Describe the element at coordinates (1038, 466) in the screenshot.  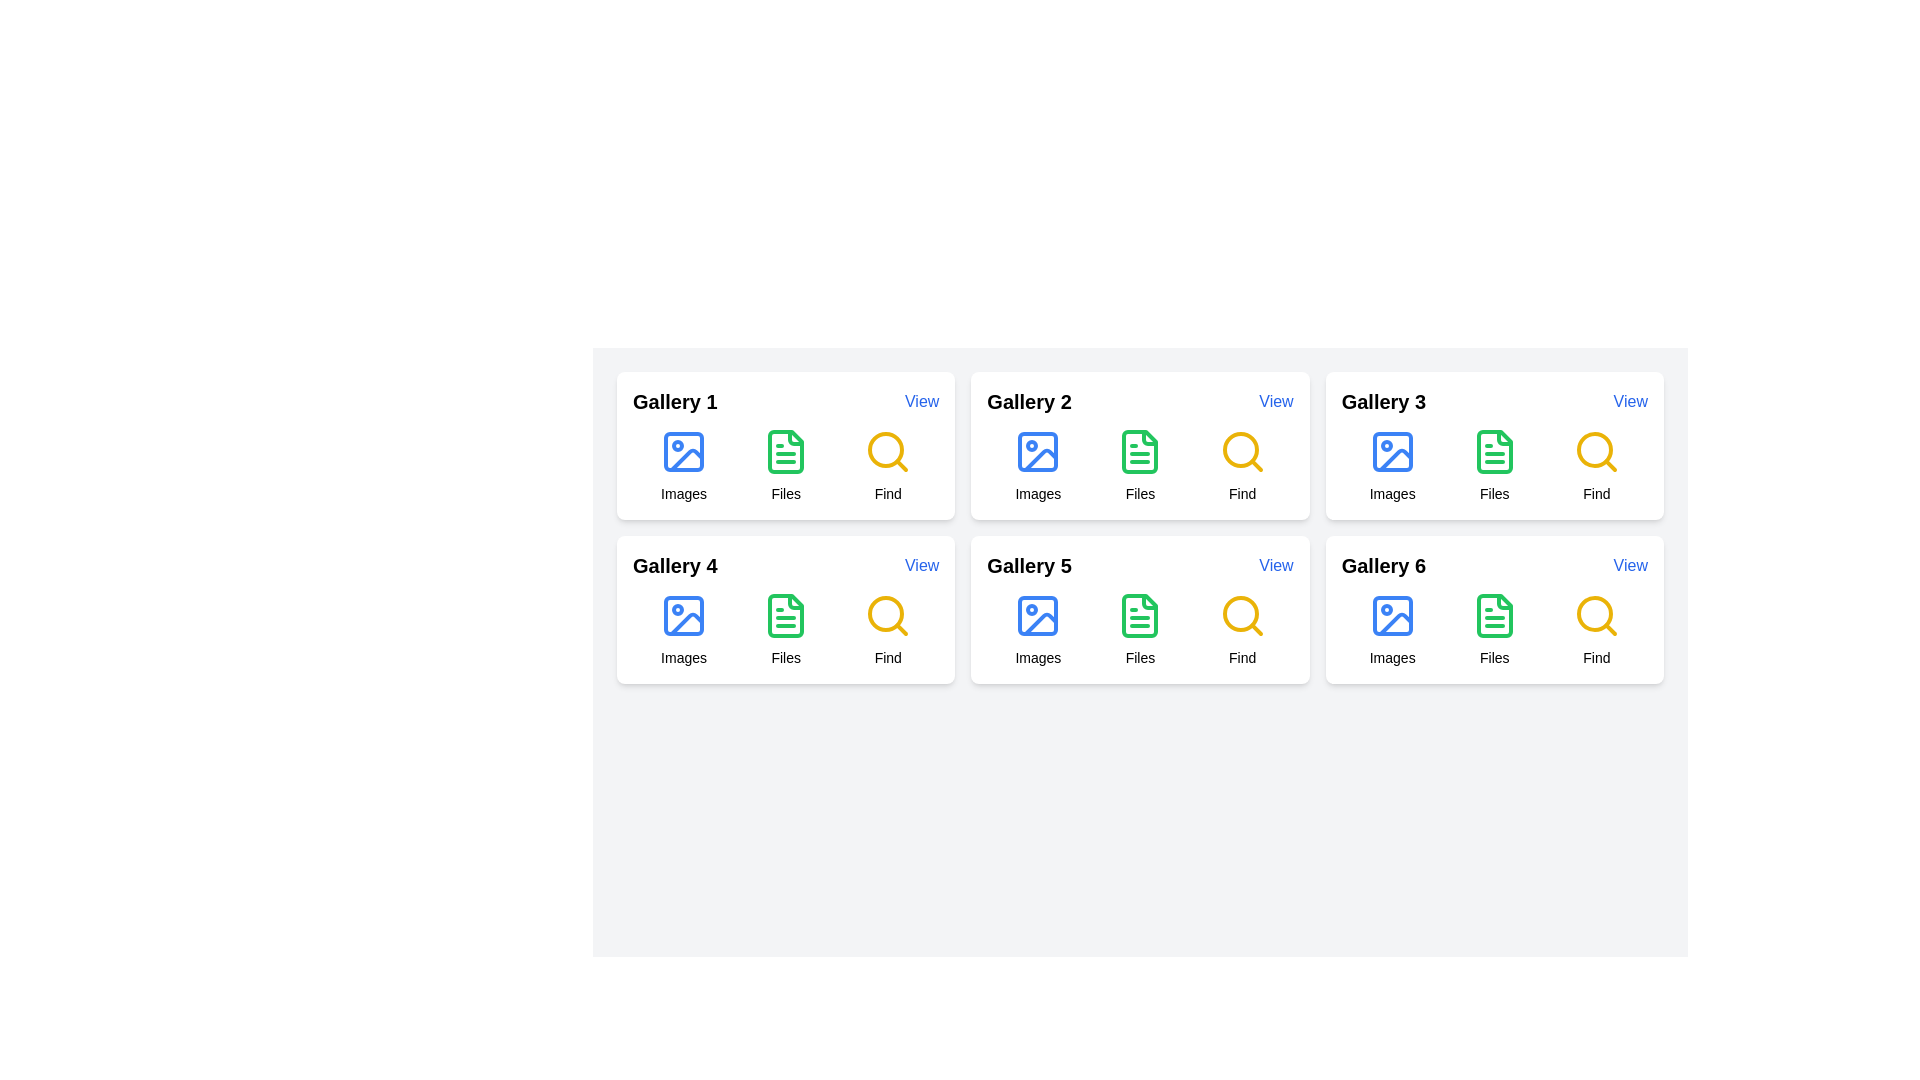
I see `the button or clickable icon labeled as the first option in the 'Images', 'Files', and 'Find' section of the second gallery` at that location.